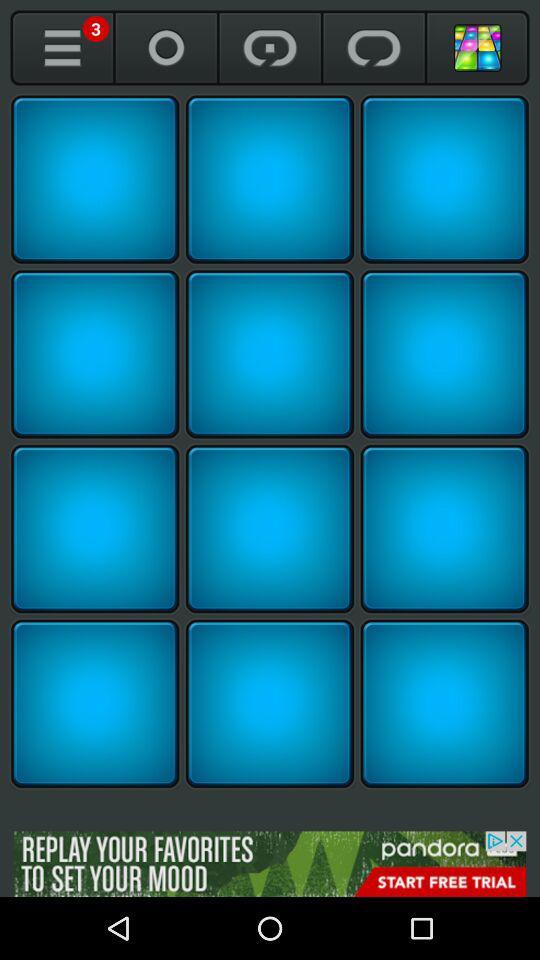  Describe the element at coordinates (62, 47) in the screenshot. I see `more details` at that location.